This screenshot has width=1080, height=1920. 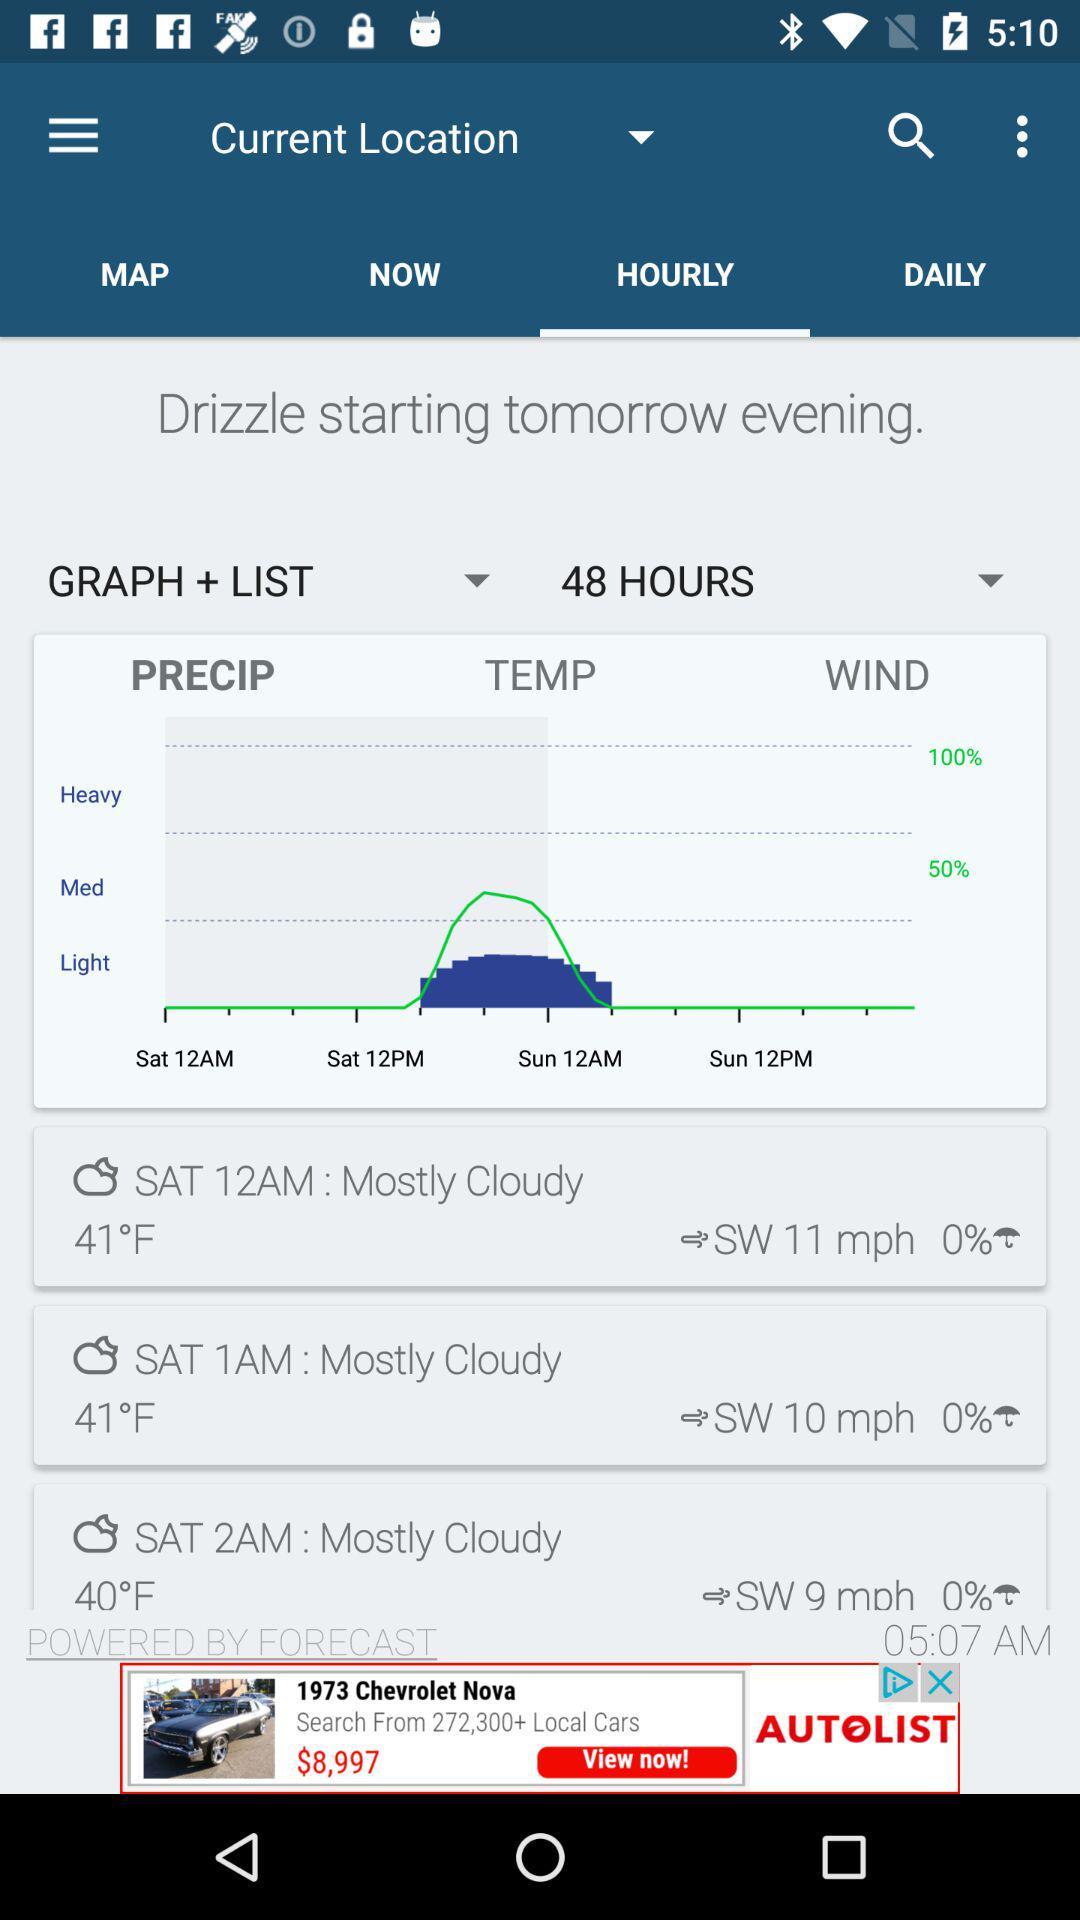 What do you see at coordinates (540, 1727) in the screenshot?
I see `advertisement` at bounding box center [540, 1727].